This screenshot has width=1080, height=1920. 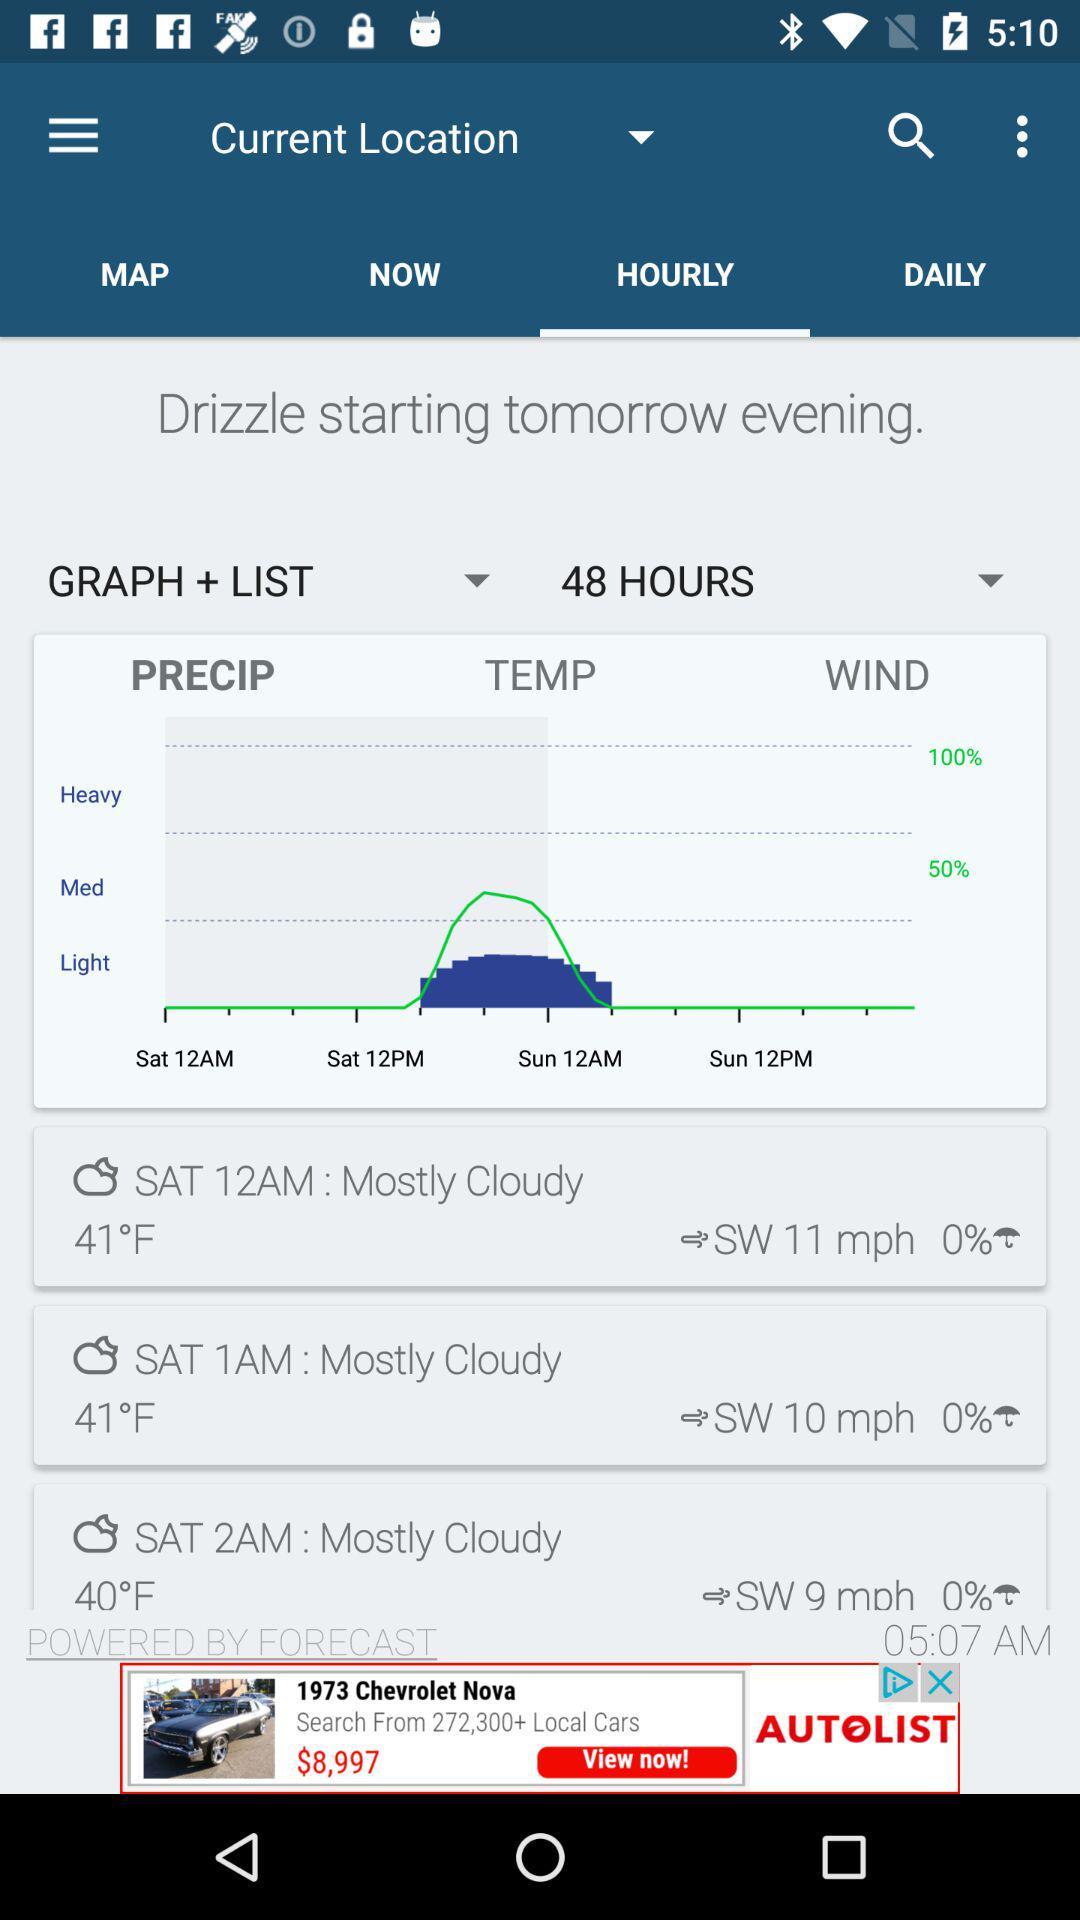 What do you see at coordinates (540, 1727) in the screenshot?
I see `advertisement` at bounding box center [540, 1727].